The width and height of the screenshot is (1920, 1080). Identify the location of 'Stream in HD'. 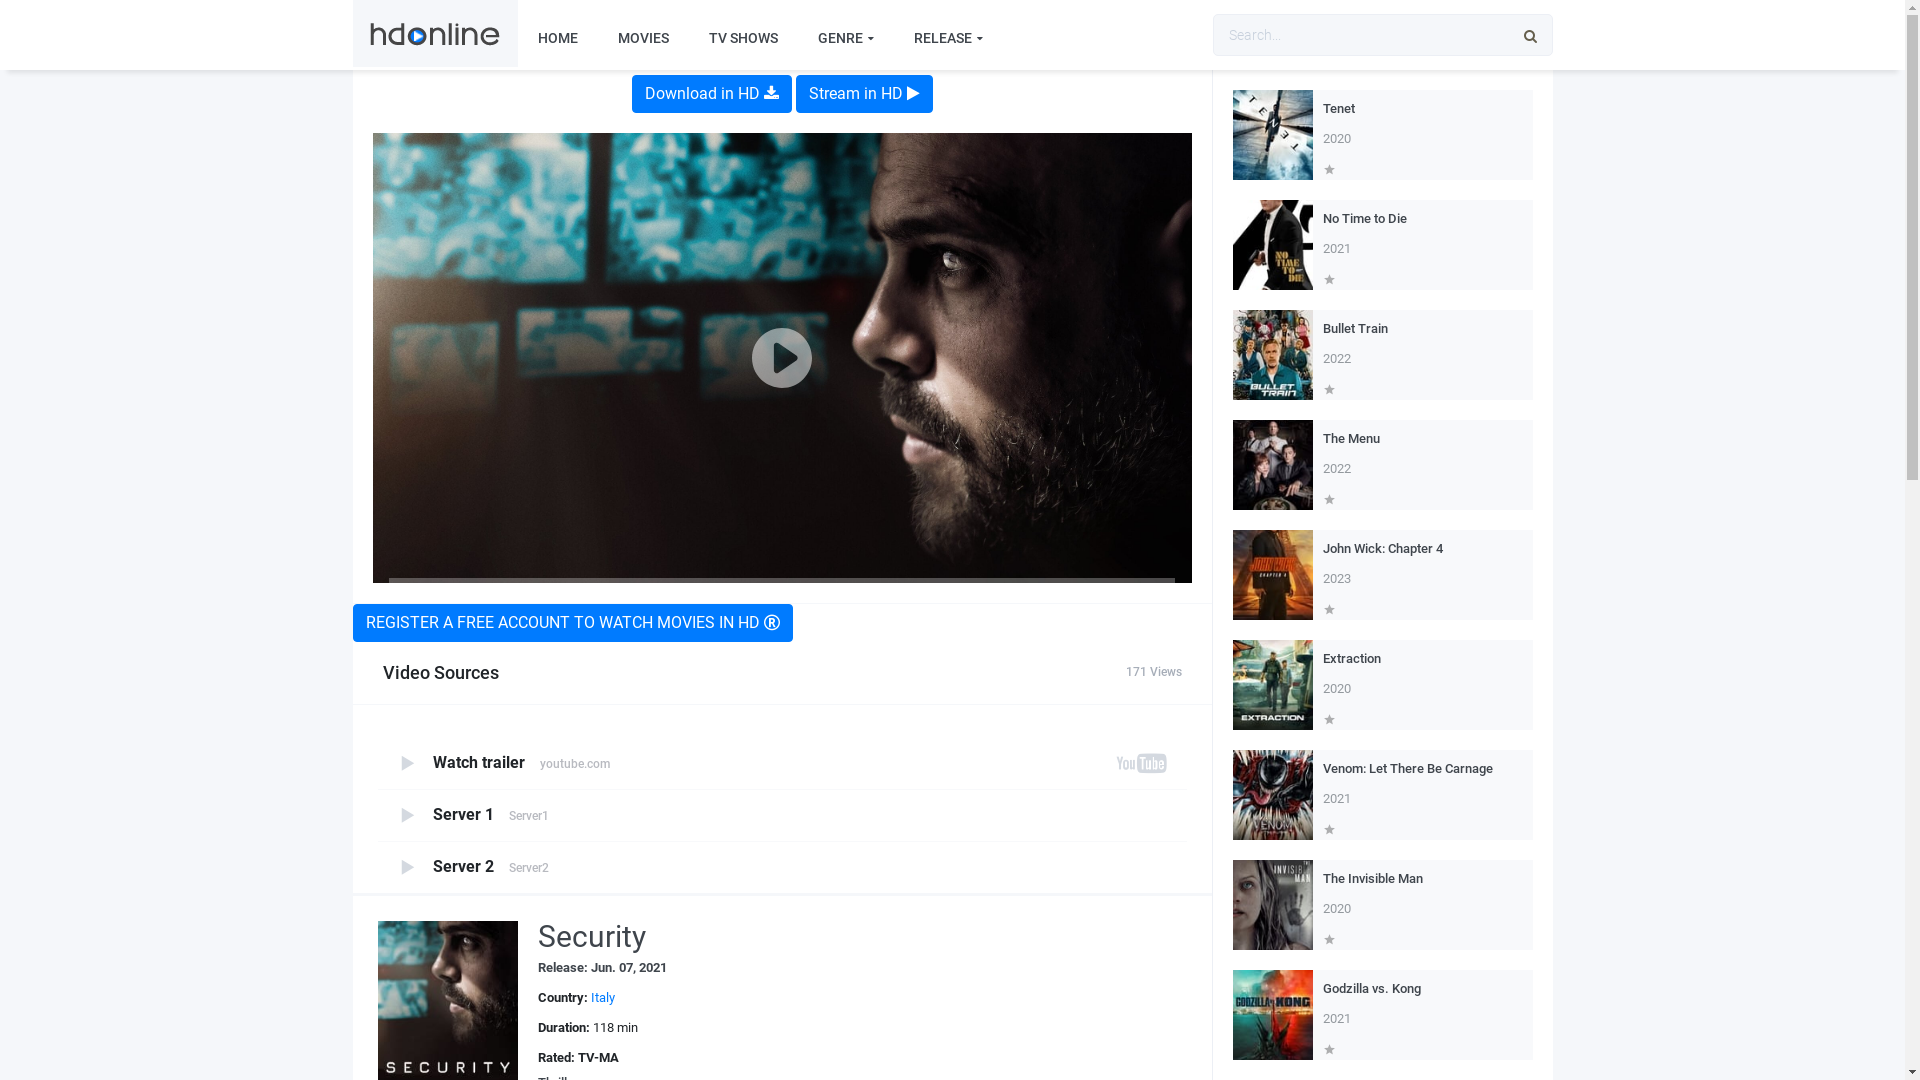
(864, 93).